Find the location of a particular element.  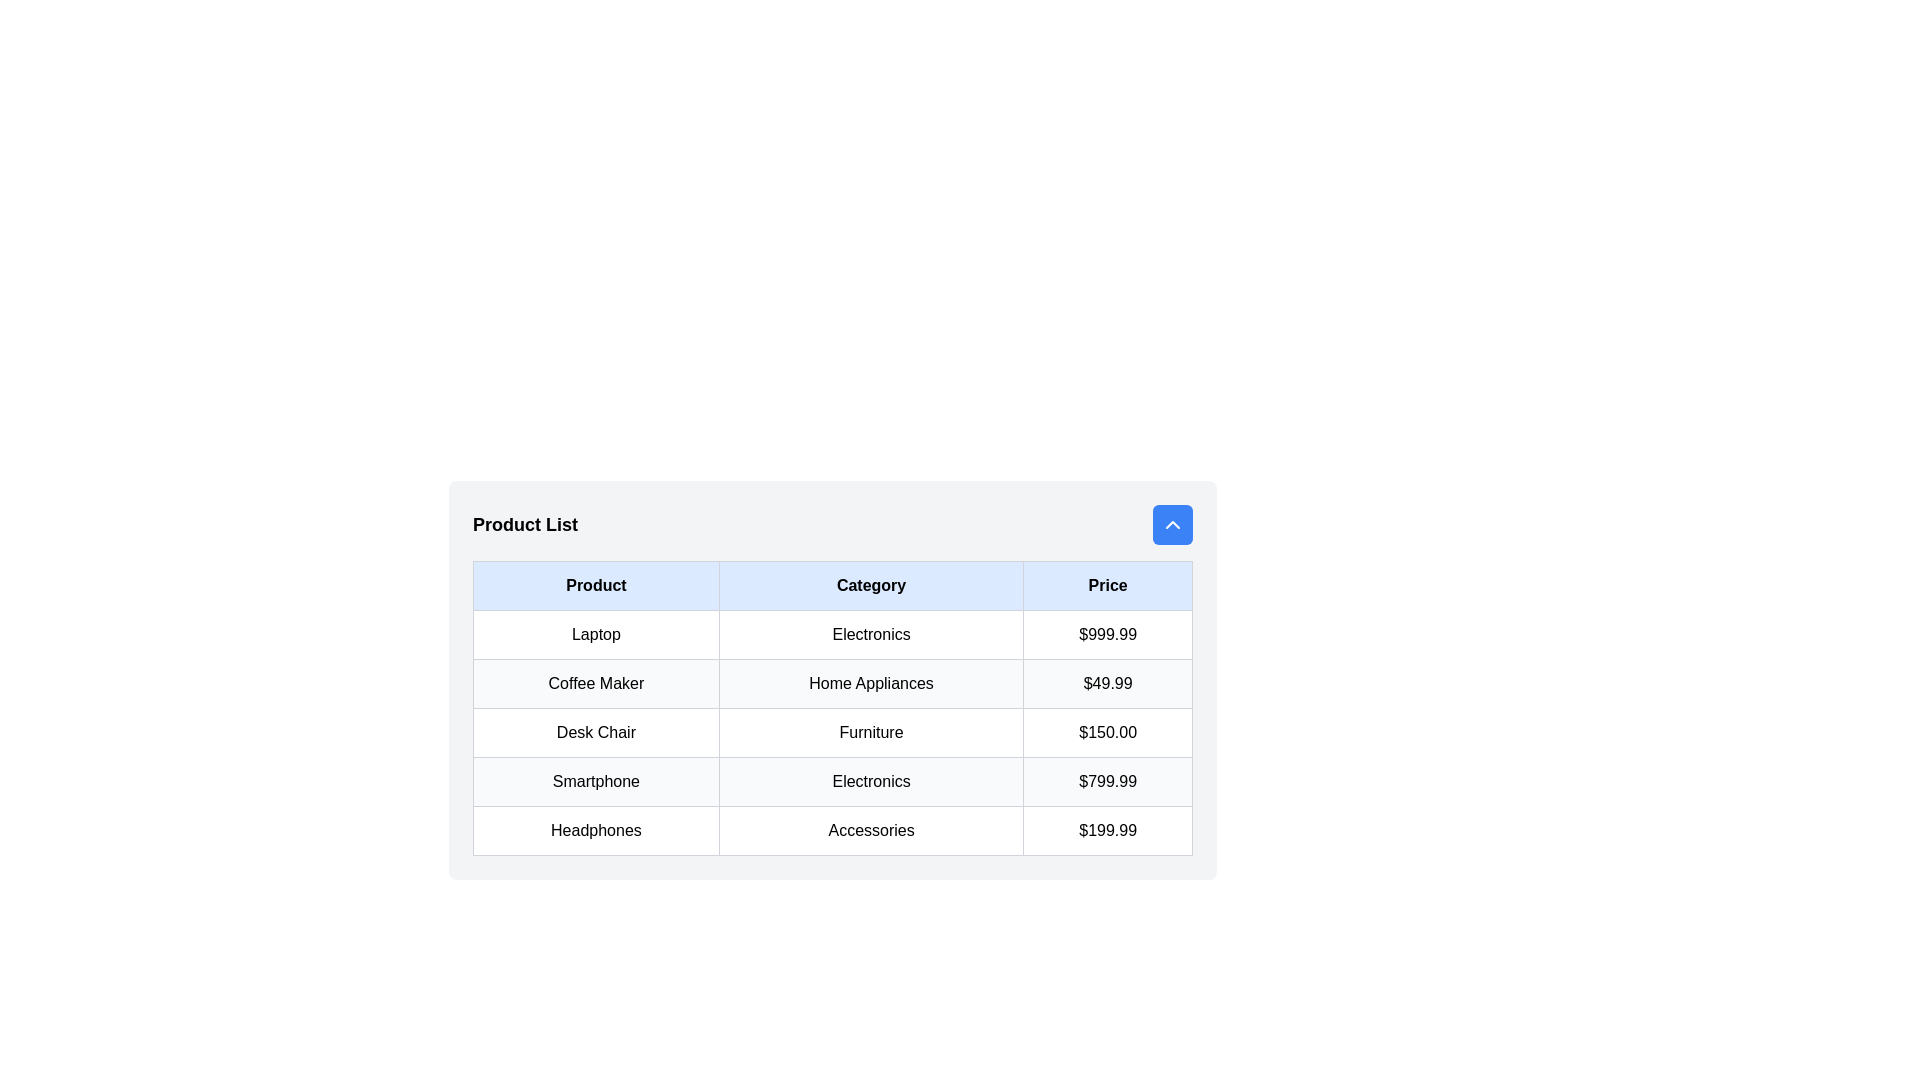

the small triangle-shaped icon with a blue background located in the top-right corner of the table header is located at coordinates (1172, 523).